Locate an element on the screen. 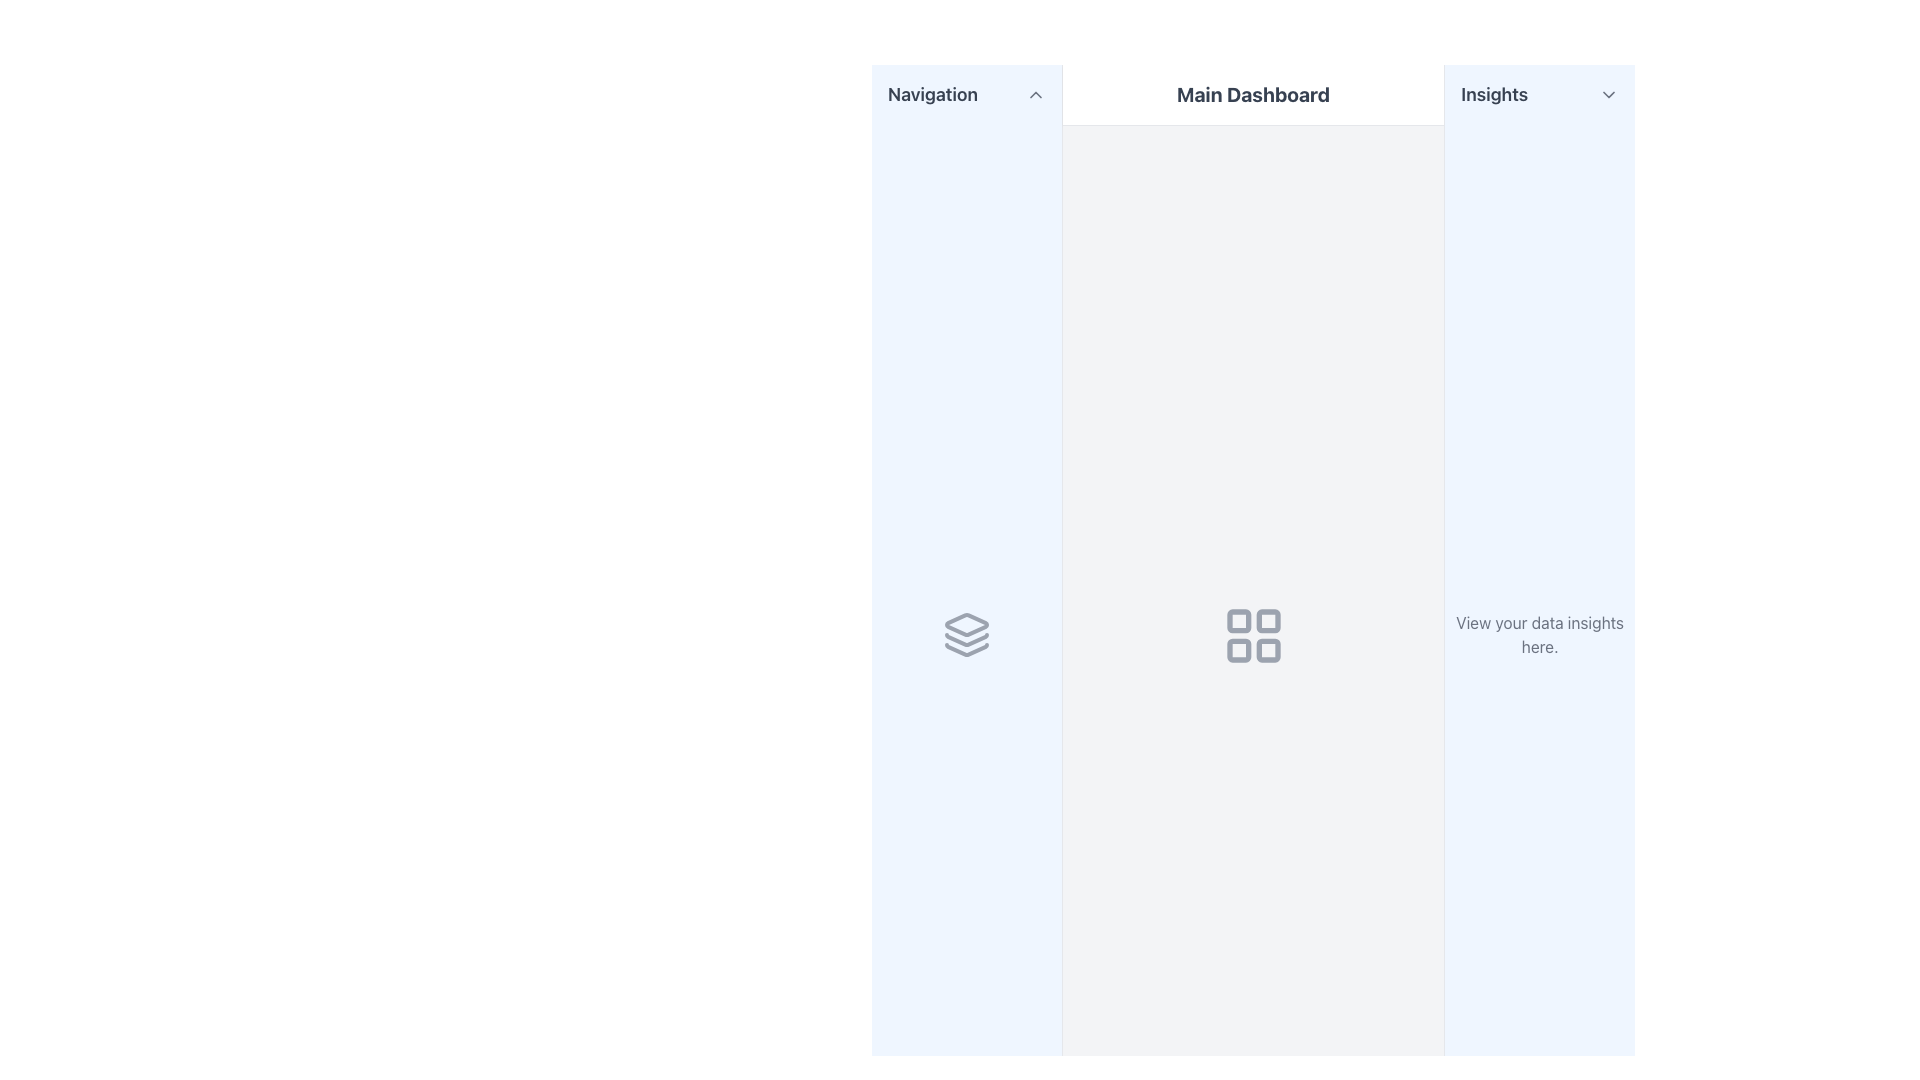  the small, square-shaped icon located in the bottom-right position of a 2x2 grid in the center panel is located at coordinates (1267, 650).